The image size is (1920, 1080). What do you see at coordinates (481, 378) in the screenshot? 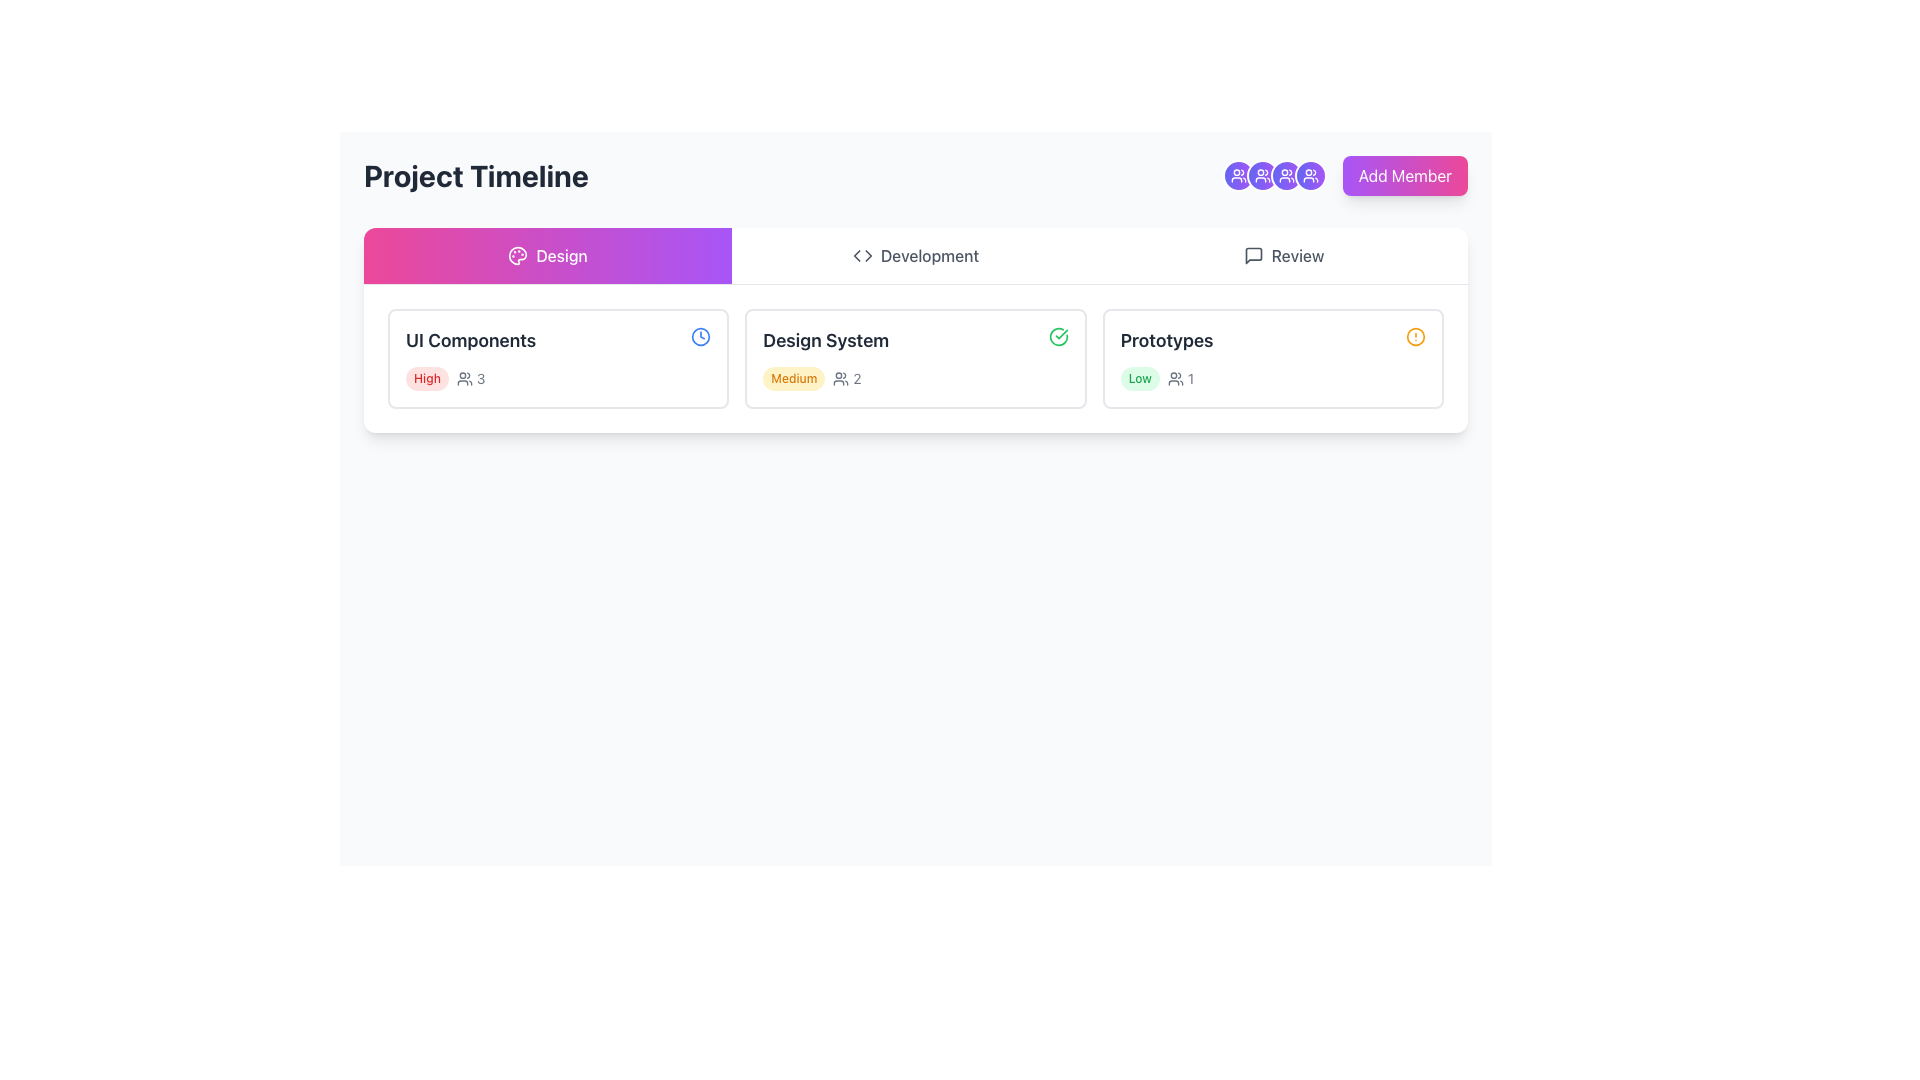
I see `the text element indicating the number of users associated with the 'UI Components' in the 'Design' tab` at bounding box center [481, 378].